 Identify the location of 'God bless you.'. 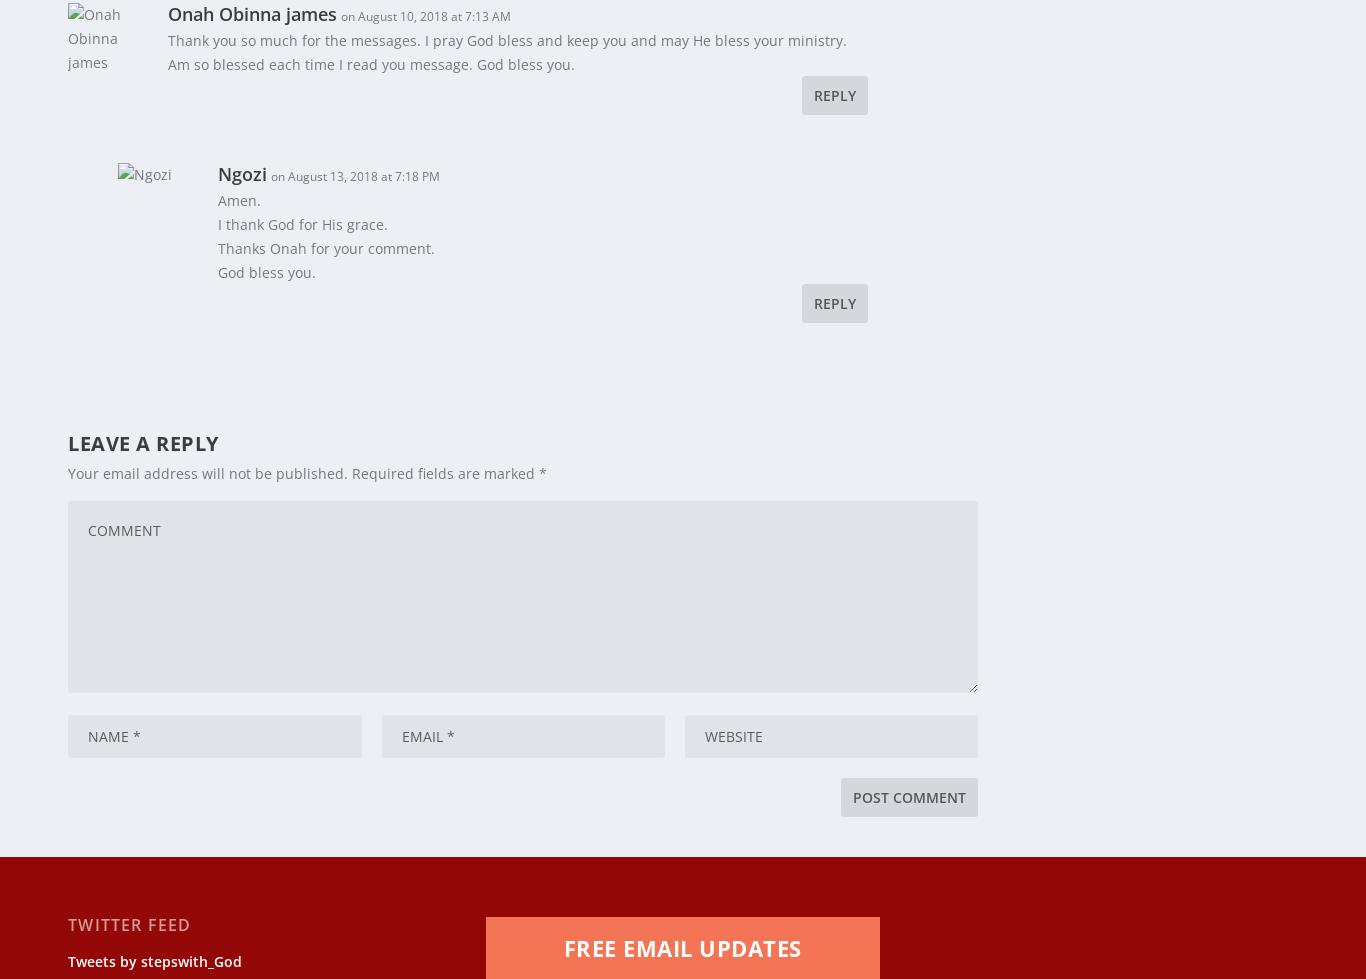
(217, 259).